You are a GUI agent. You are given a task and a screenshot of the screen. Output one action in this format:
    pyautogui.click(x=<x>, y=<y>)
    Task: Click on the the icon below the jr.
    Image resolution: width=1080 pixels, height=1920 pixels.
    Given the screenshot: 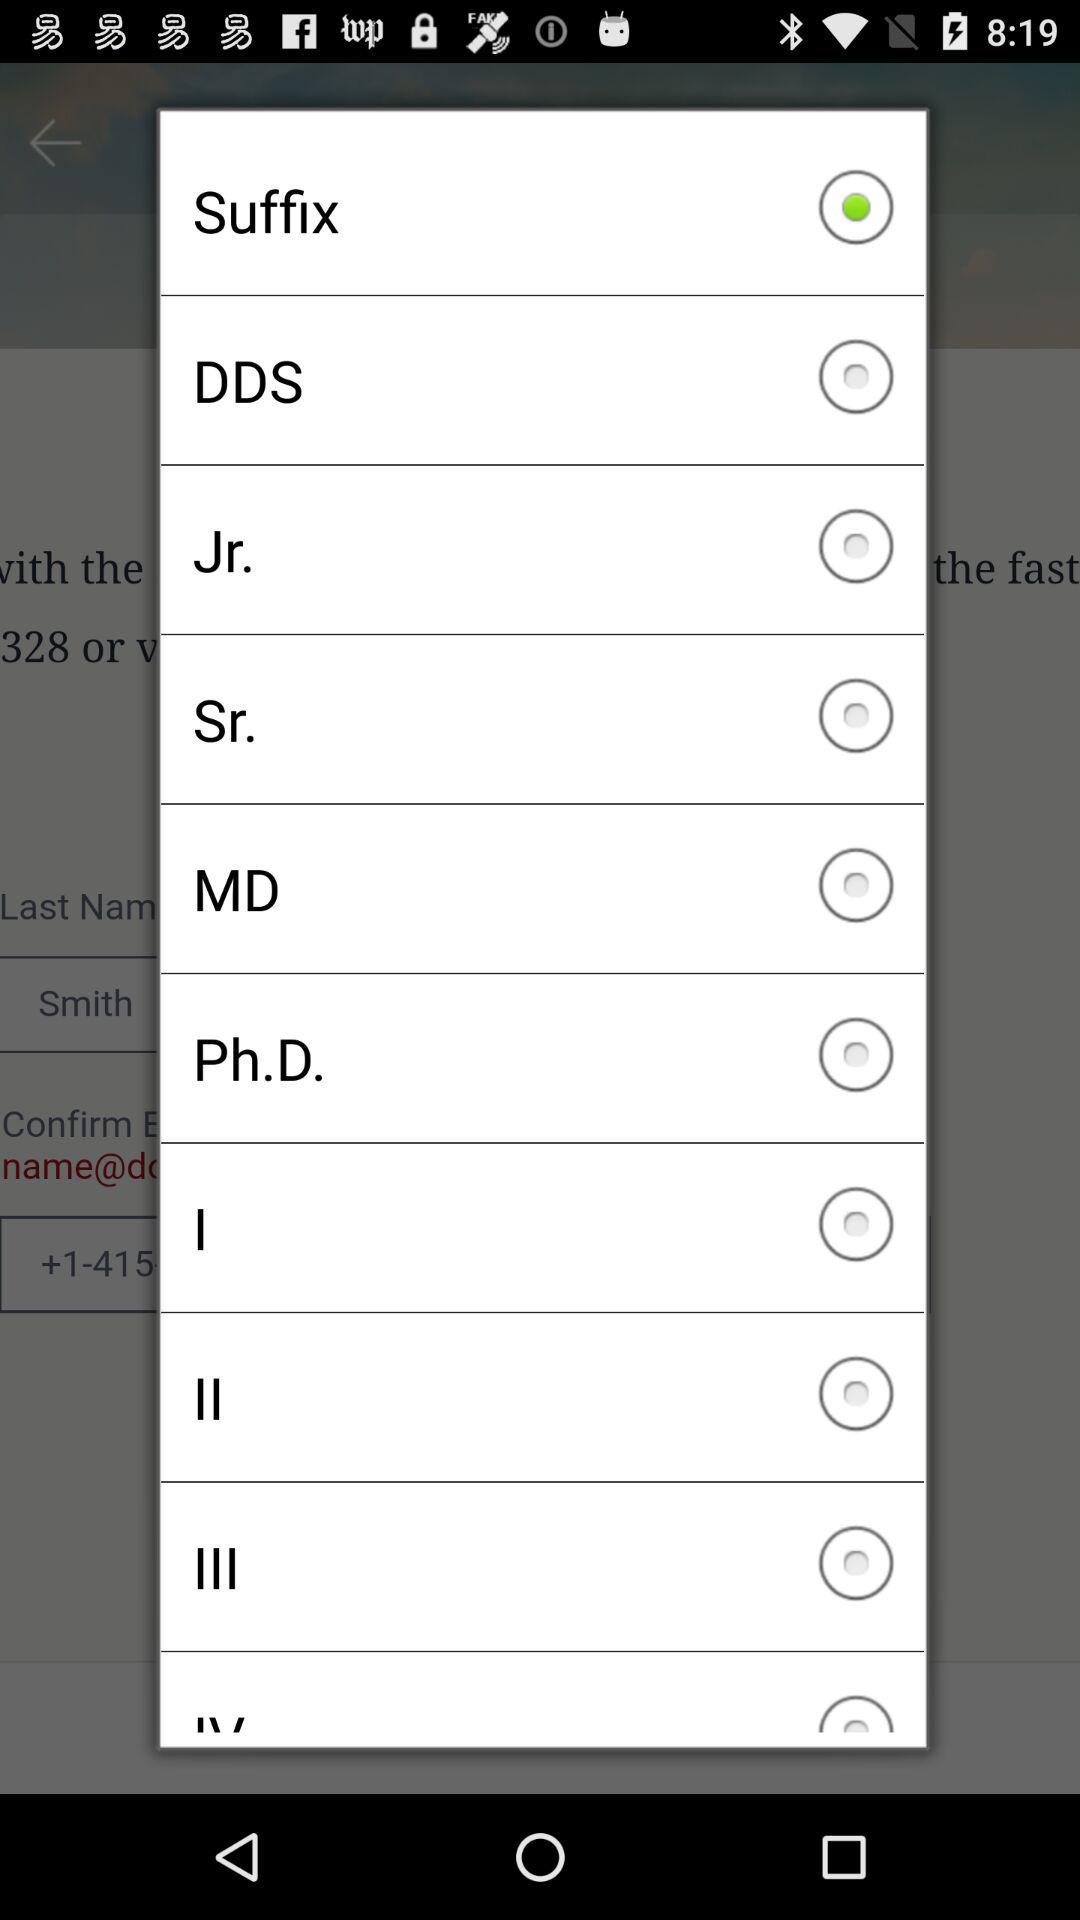 What is the action you would take?
    pyautogui.click(x=542, y=719)
    